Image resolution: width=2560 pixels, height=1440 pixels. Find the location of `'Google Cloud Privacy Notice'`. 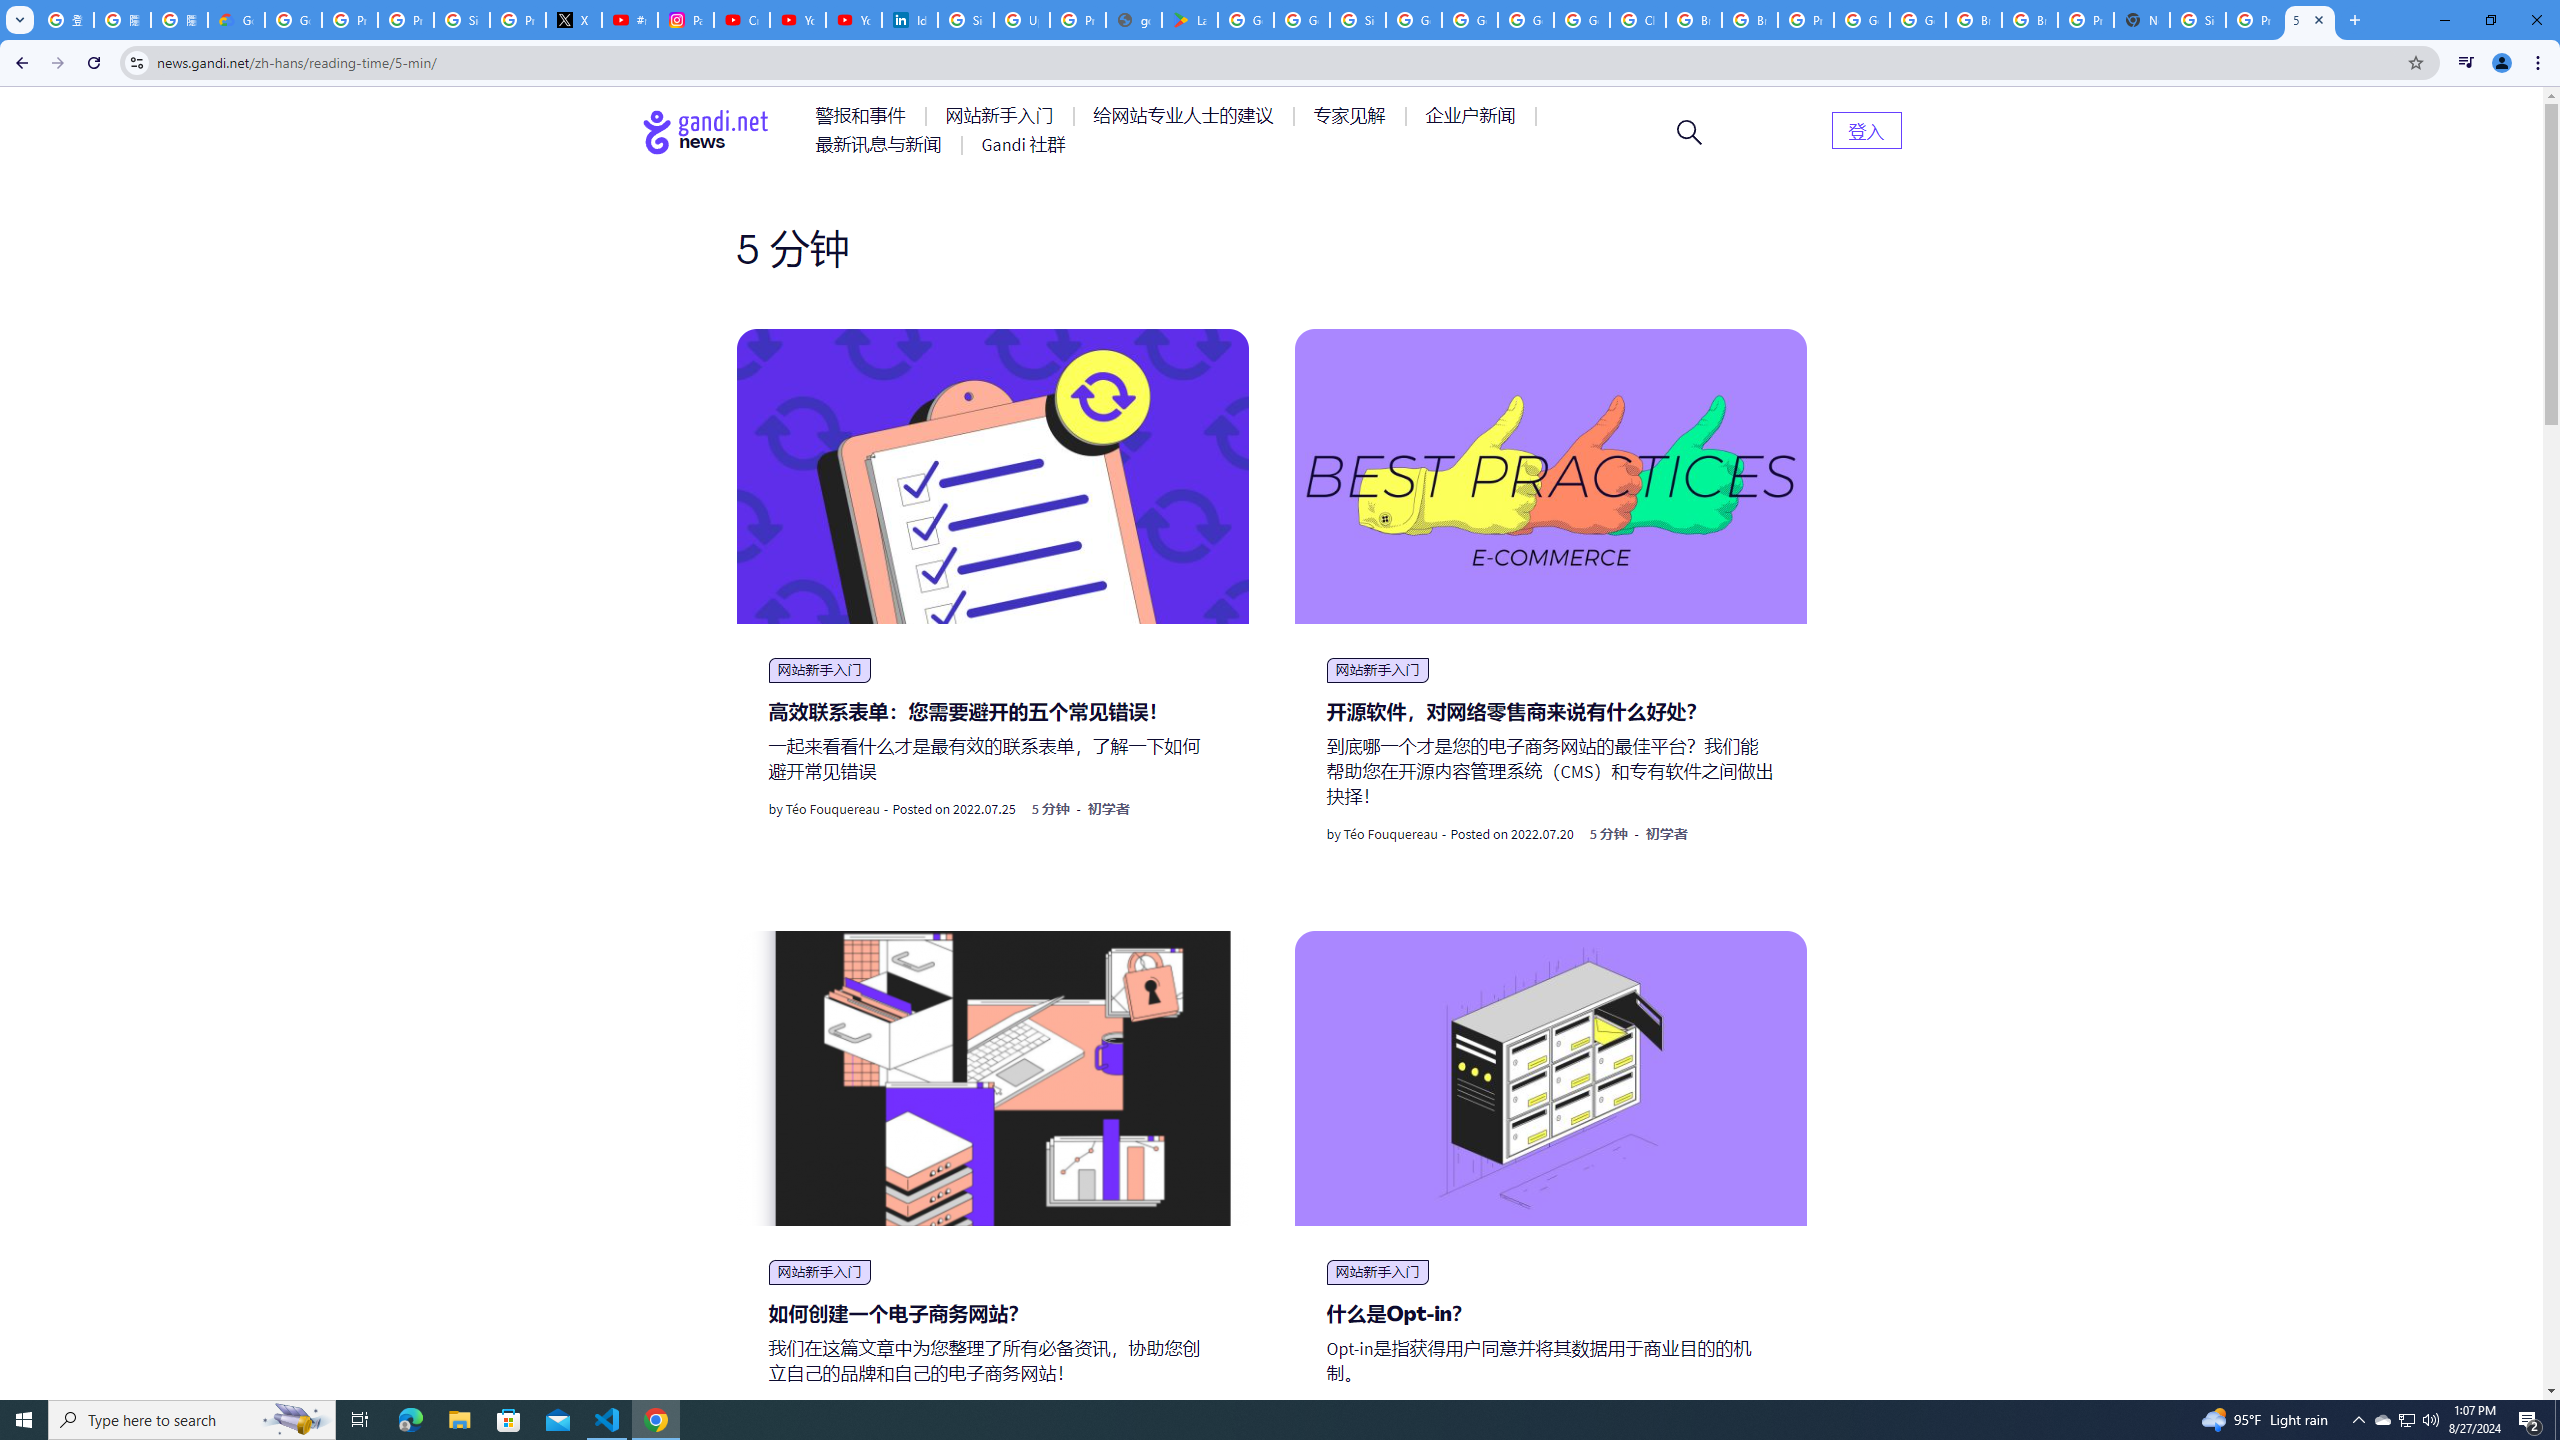

'Google Cloud Privacy Notice' is located at coordinates (236, 19).